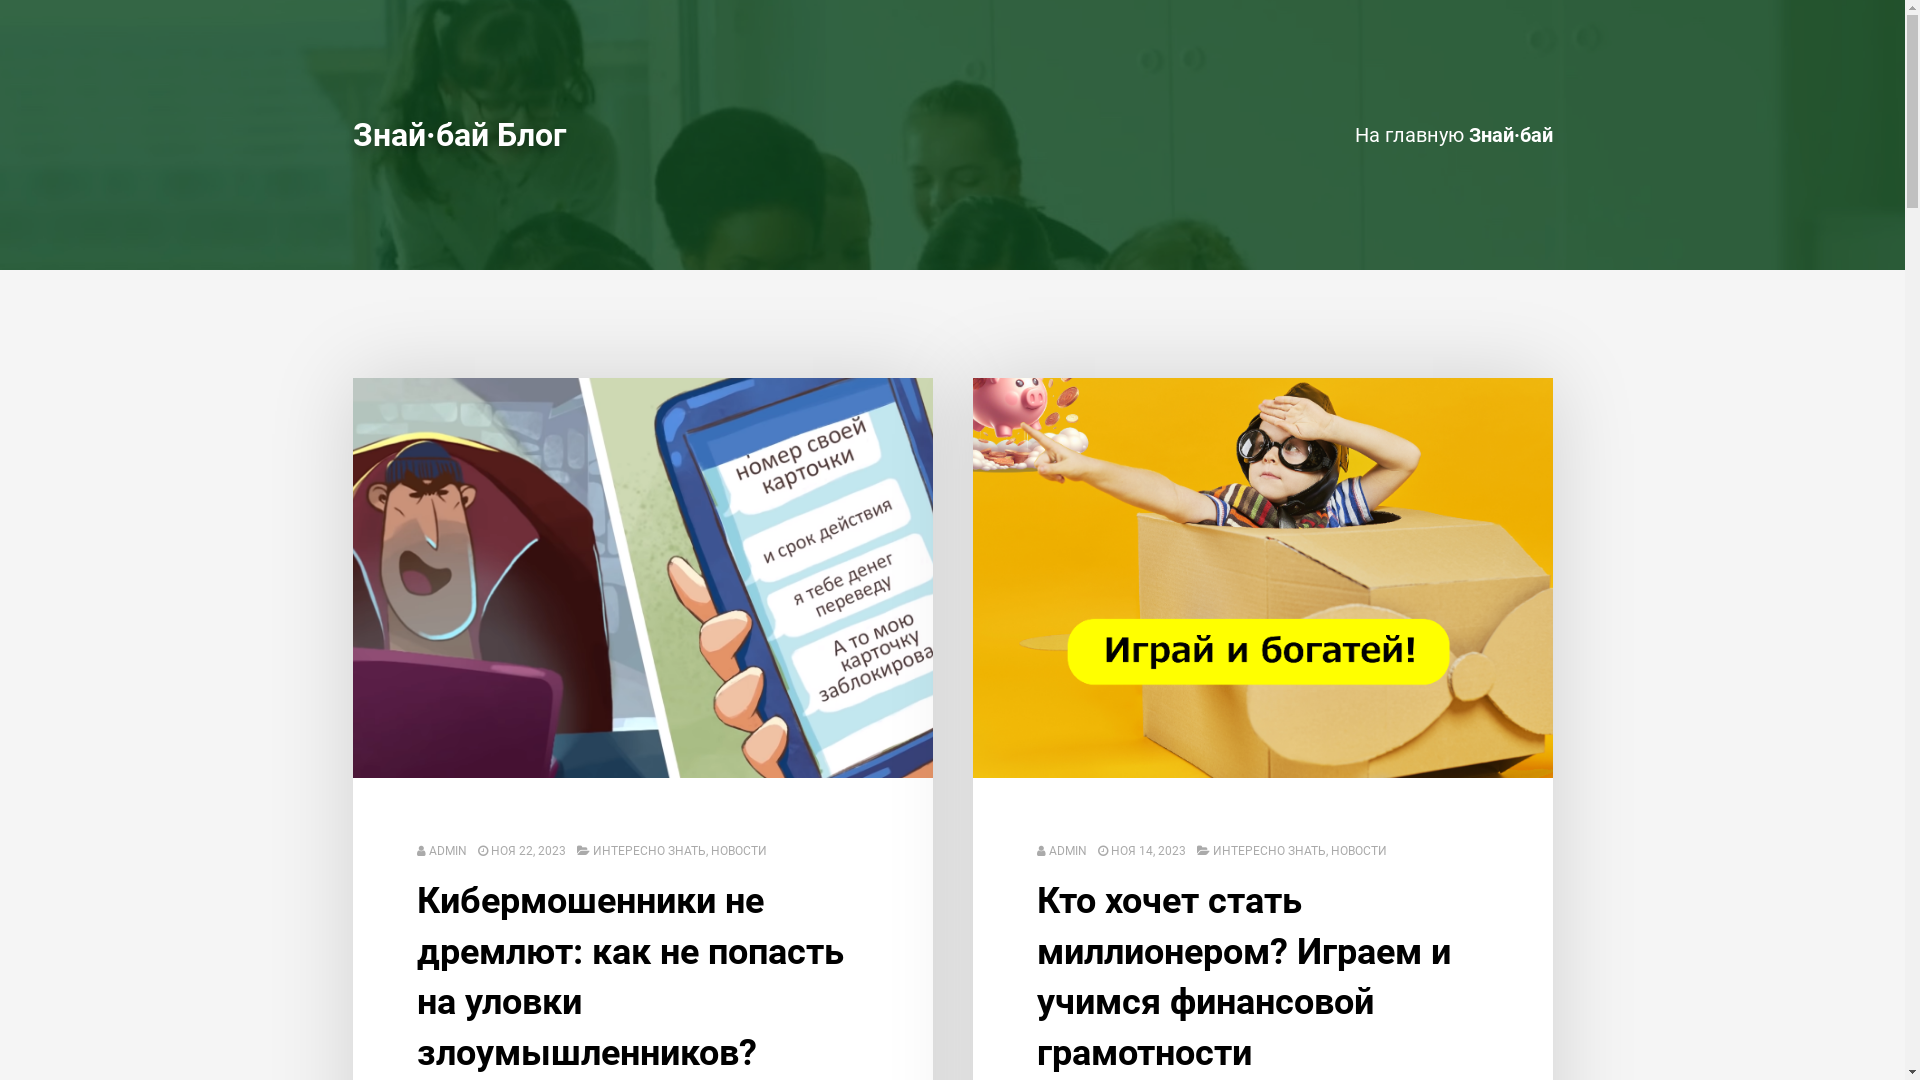  I want to click on 'ADMIN', so click(1065, 851).